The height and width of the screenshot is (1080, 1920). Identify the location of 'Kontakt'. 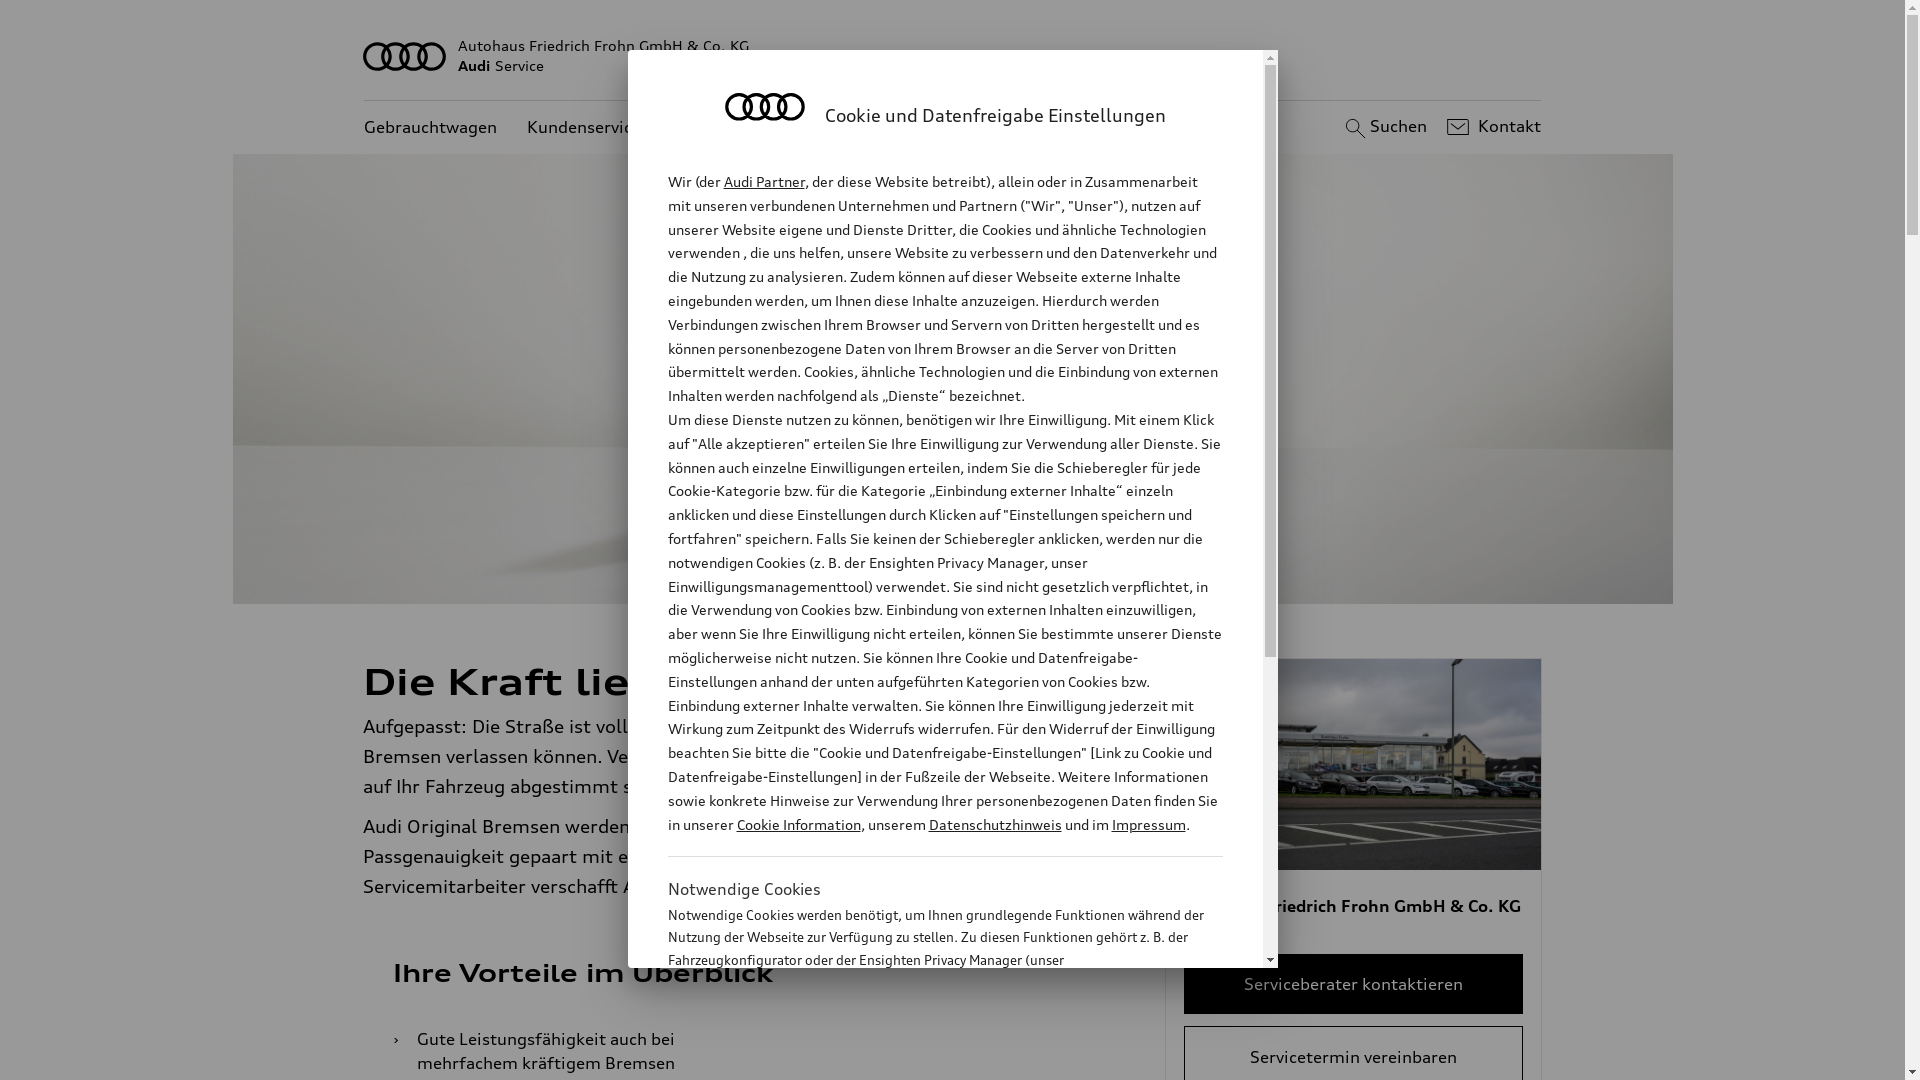
(1491, 127).